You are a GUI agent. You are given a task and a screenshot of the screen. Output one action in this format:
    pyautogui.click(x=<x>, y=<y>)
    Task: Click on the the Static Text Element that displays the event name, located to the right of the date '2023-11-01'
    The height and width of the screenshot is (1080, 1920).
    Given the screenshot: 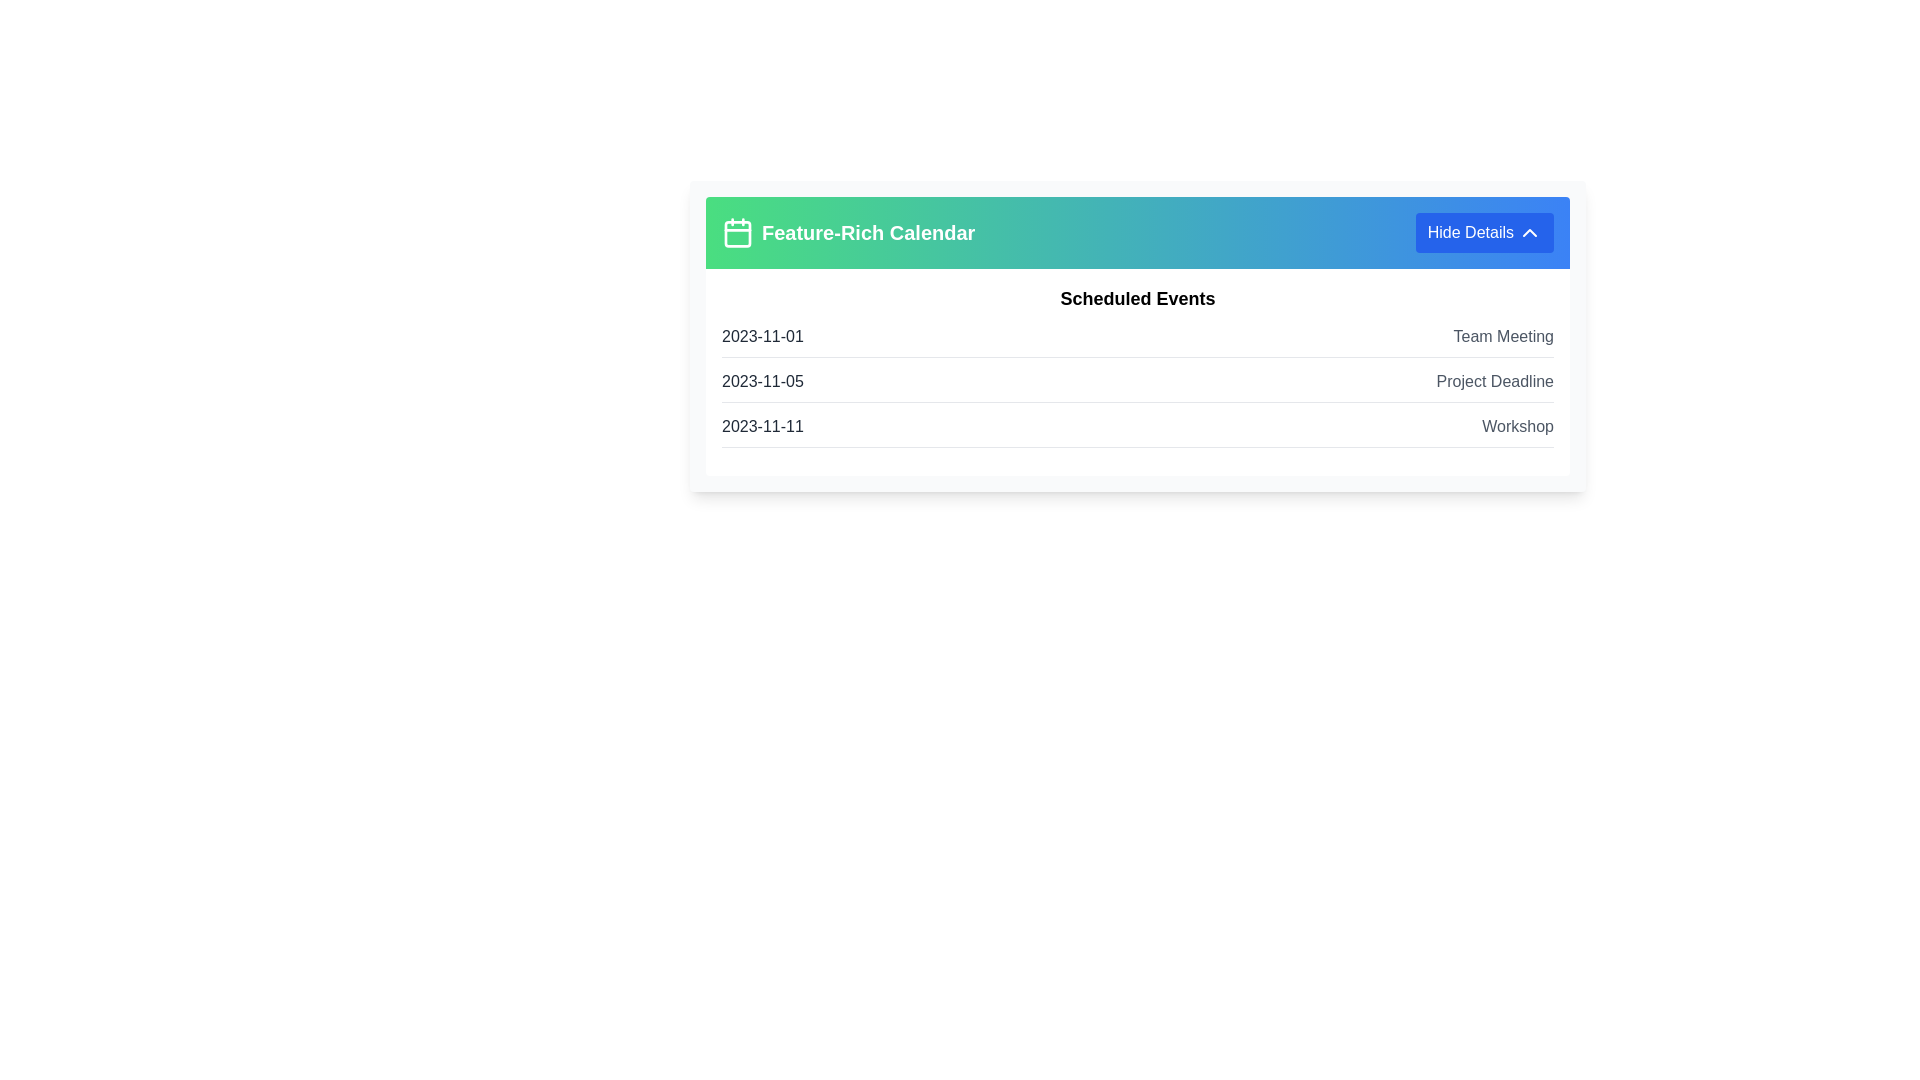 What is the action you would take?
    pyautogui.click(x=1503, y=335)
    